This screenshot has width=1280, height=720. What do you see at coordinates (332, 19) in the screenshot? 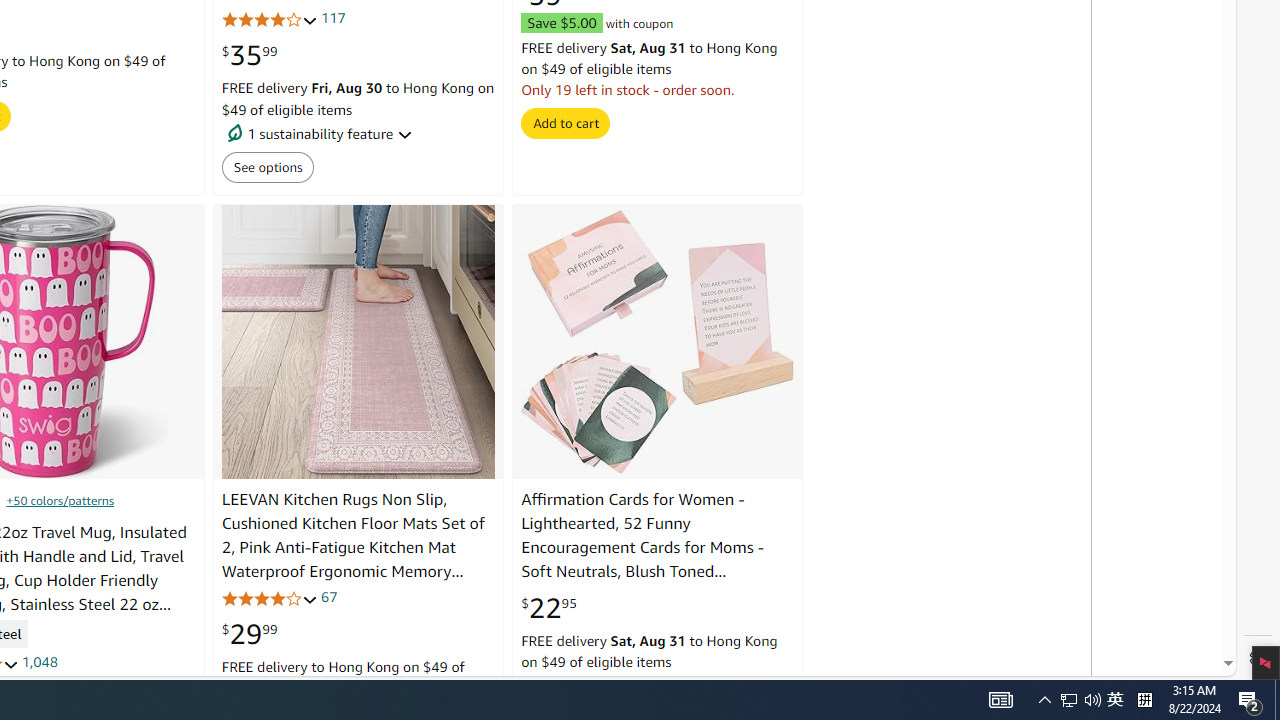
I see `'117'` at bounding box center [332, 19].